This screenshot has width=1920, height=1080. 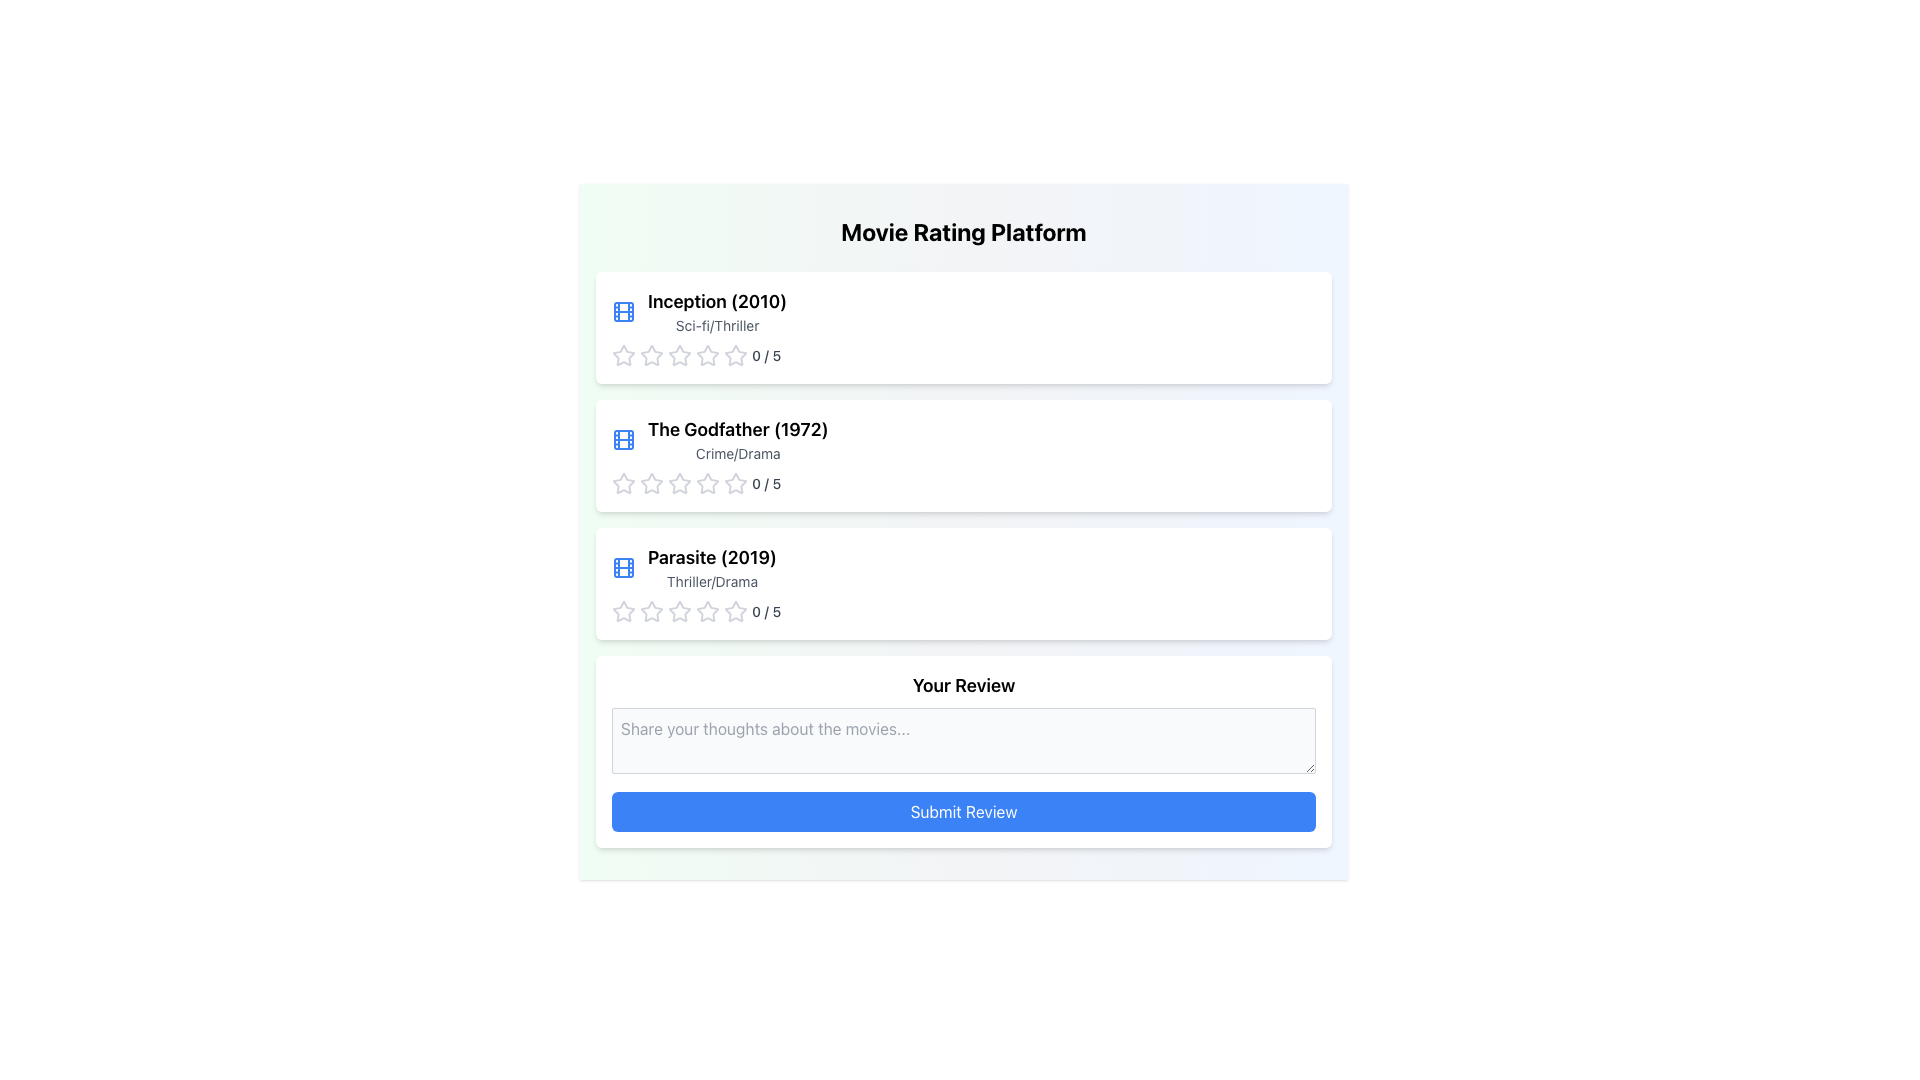 I want to click on the first star icon in the rating row for the movie 'Parasite (2019)', so click(x=708, y=610).